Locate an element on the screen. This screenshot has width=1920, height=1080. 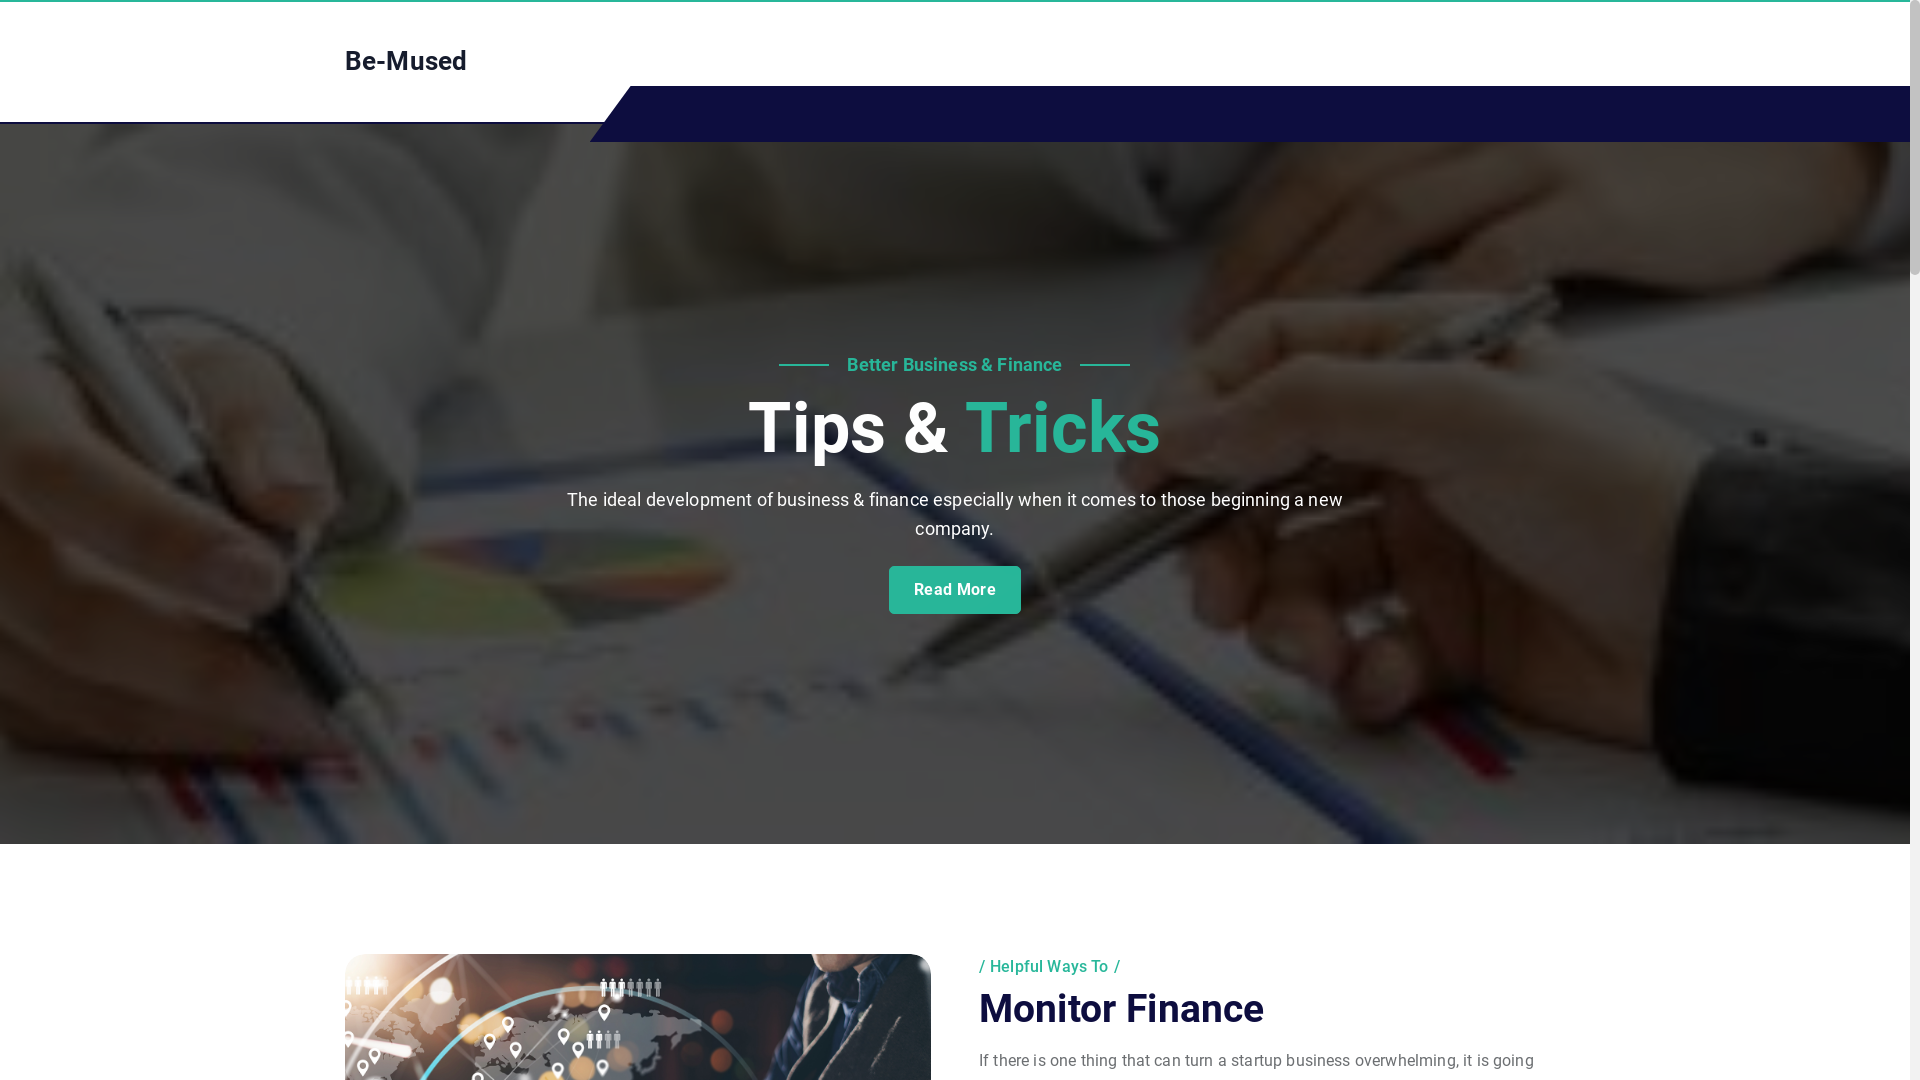
'Be-Mused' is located at coordinates (345, 60).